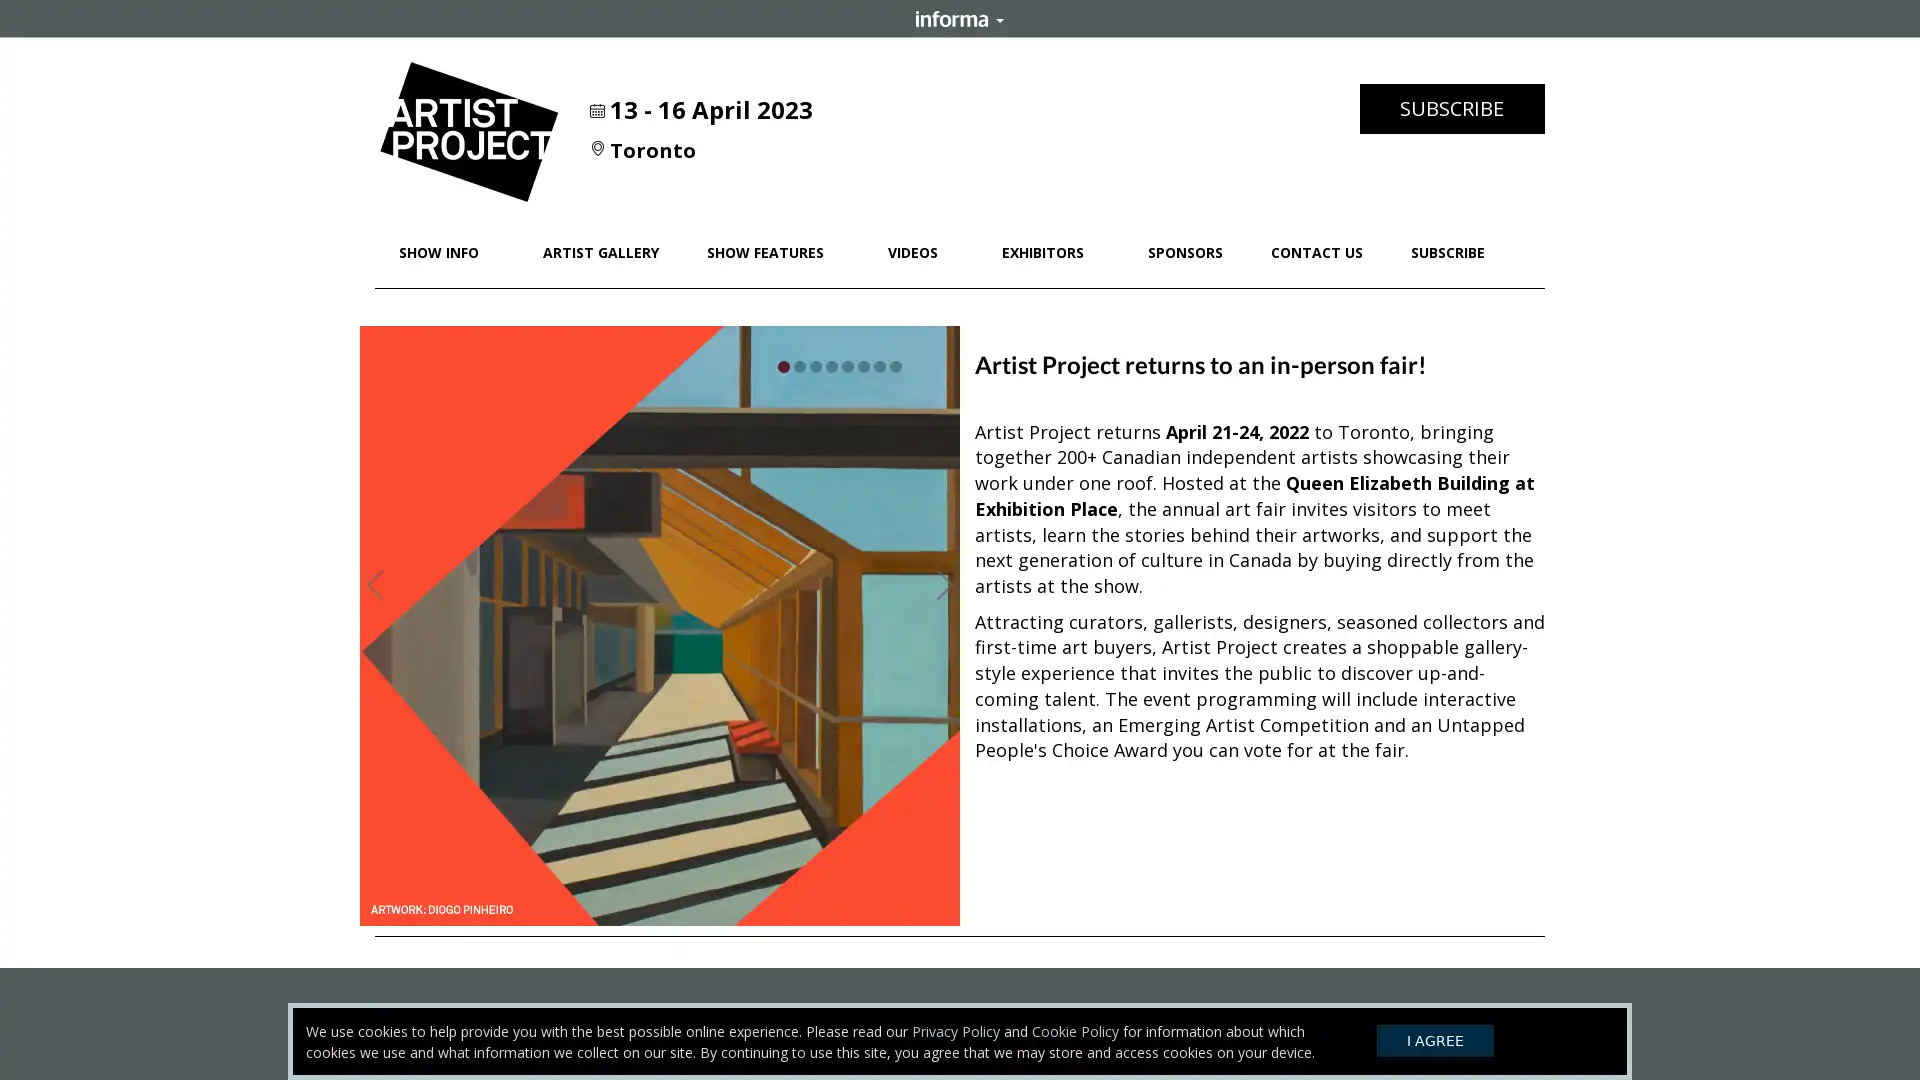 The height and width of the screenshot is (1080, 1920). What do you see at coordinates (374, 581) in the screenshot?
I see `Previous` at bounding box center [374, 581].